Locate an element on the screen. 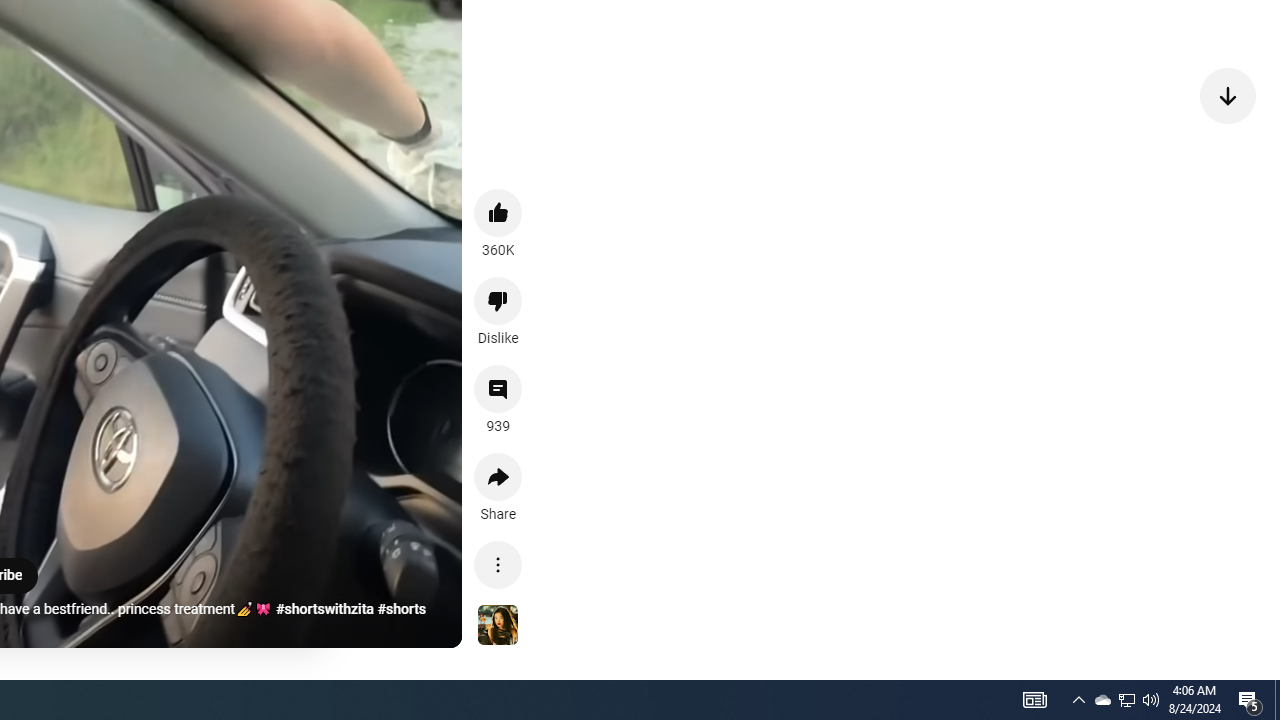 The image size is (1280, 720). 'Dislike this video' is located at coordinates (498, 300).